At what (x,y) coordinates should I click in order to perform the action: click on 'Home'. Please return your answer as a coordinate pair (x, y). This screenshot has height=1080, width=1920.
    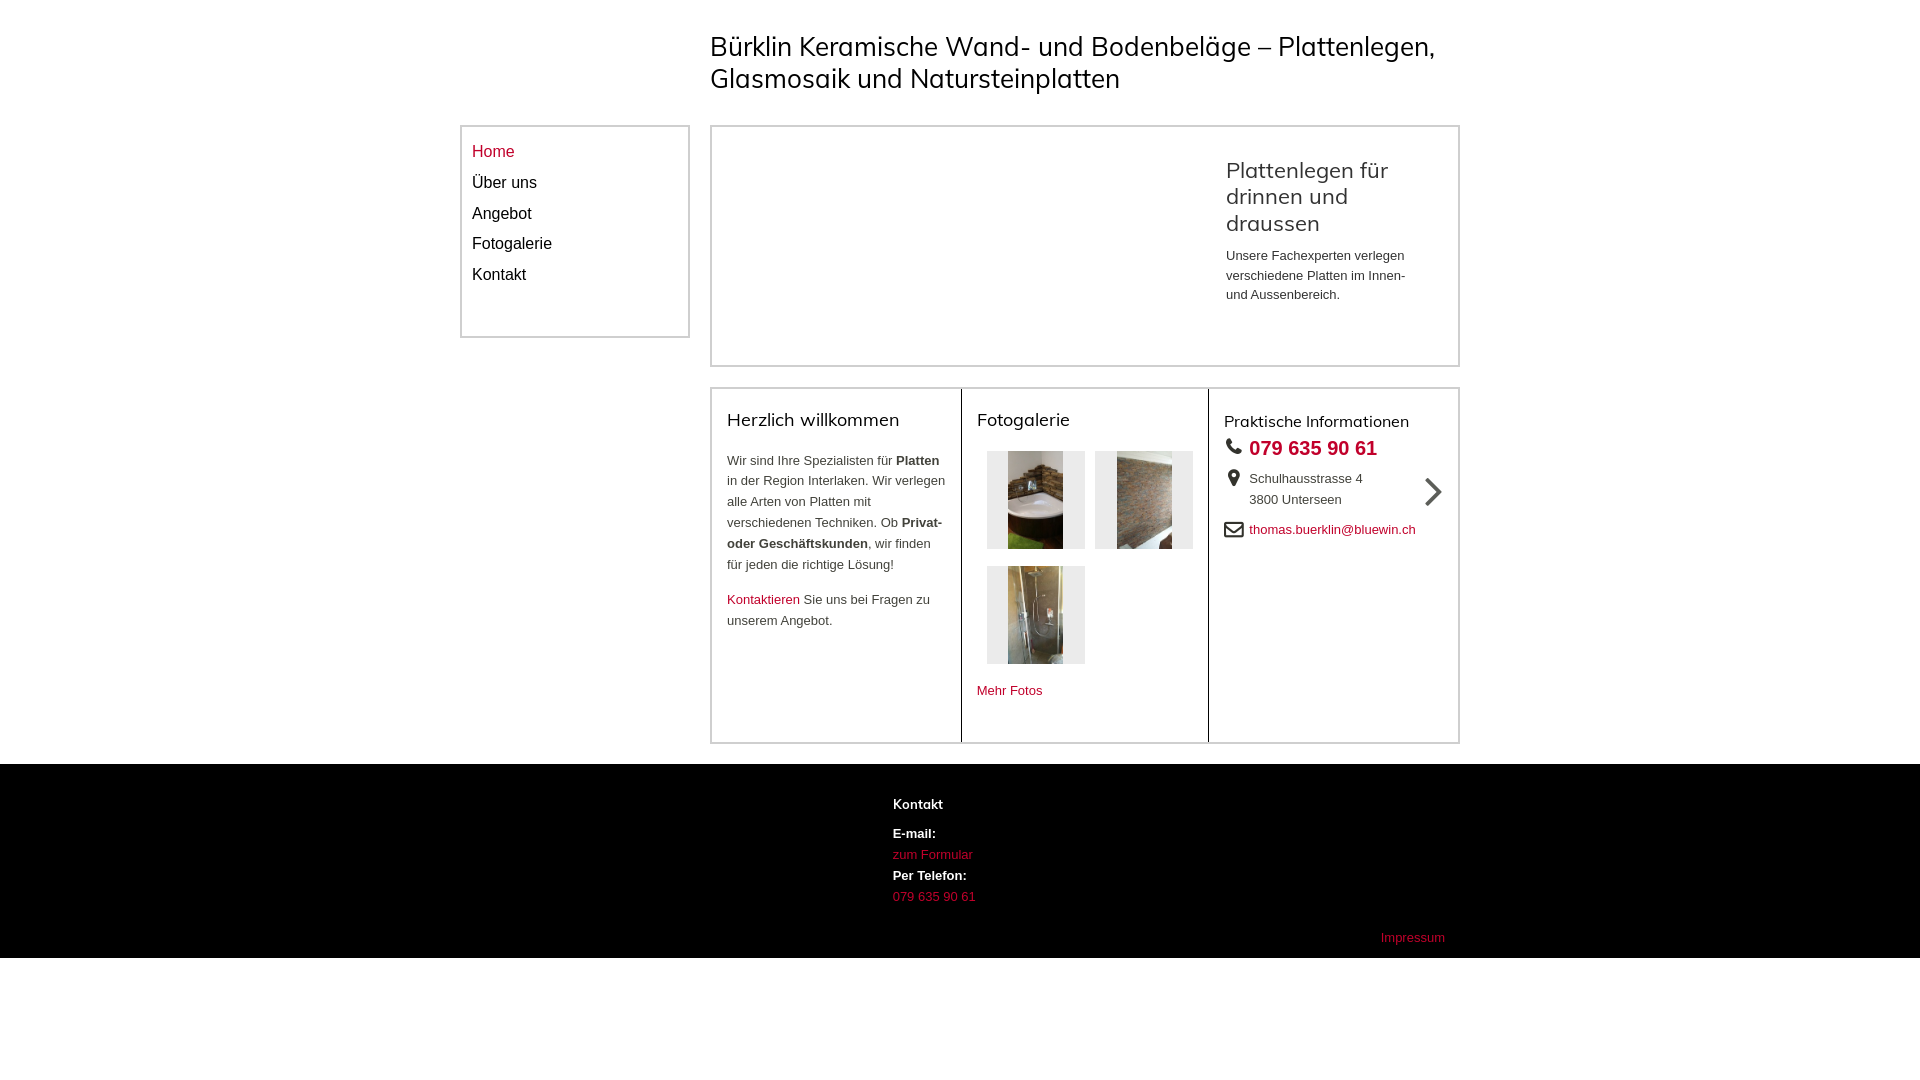
    Looking at the image, I should click on (574, 151).